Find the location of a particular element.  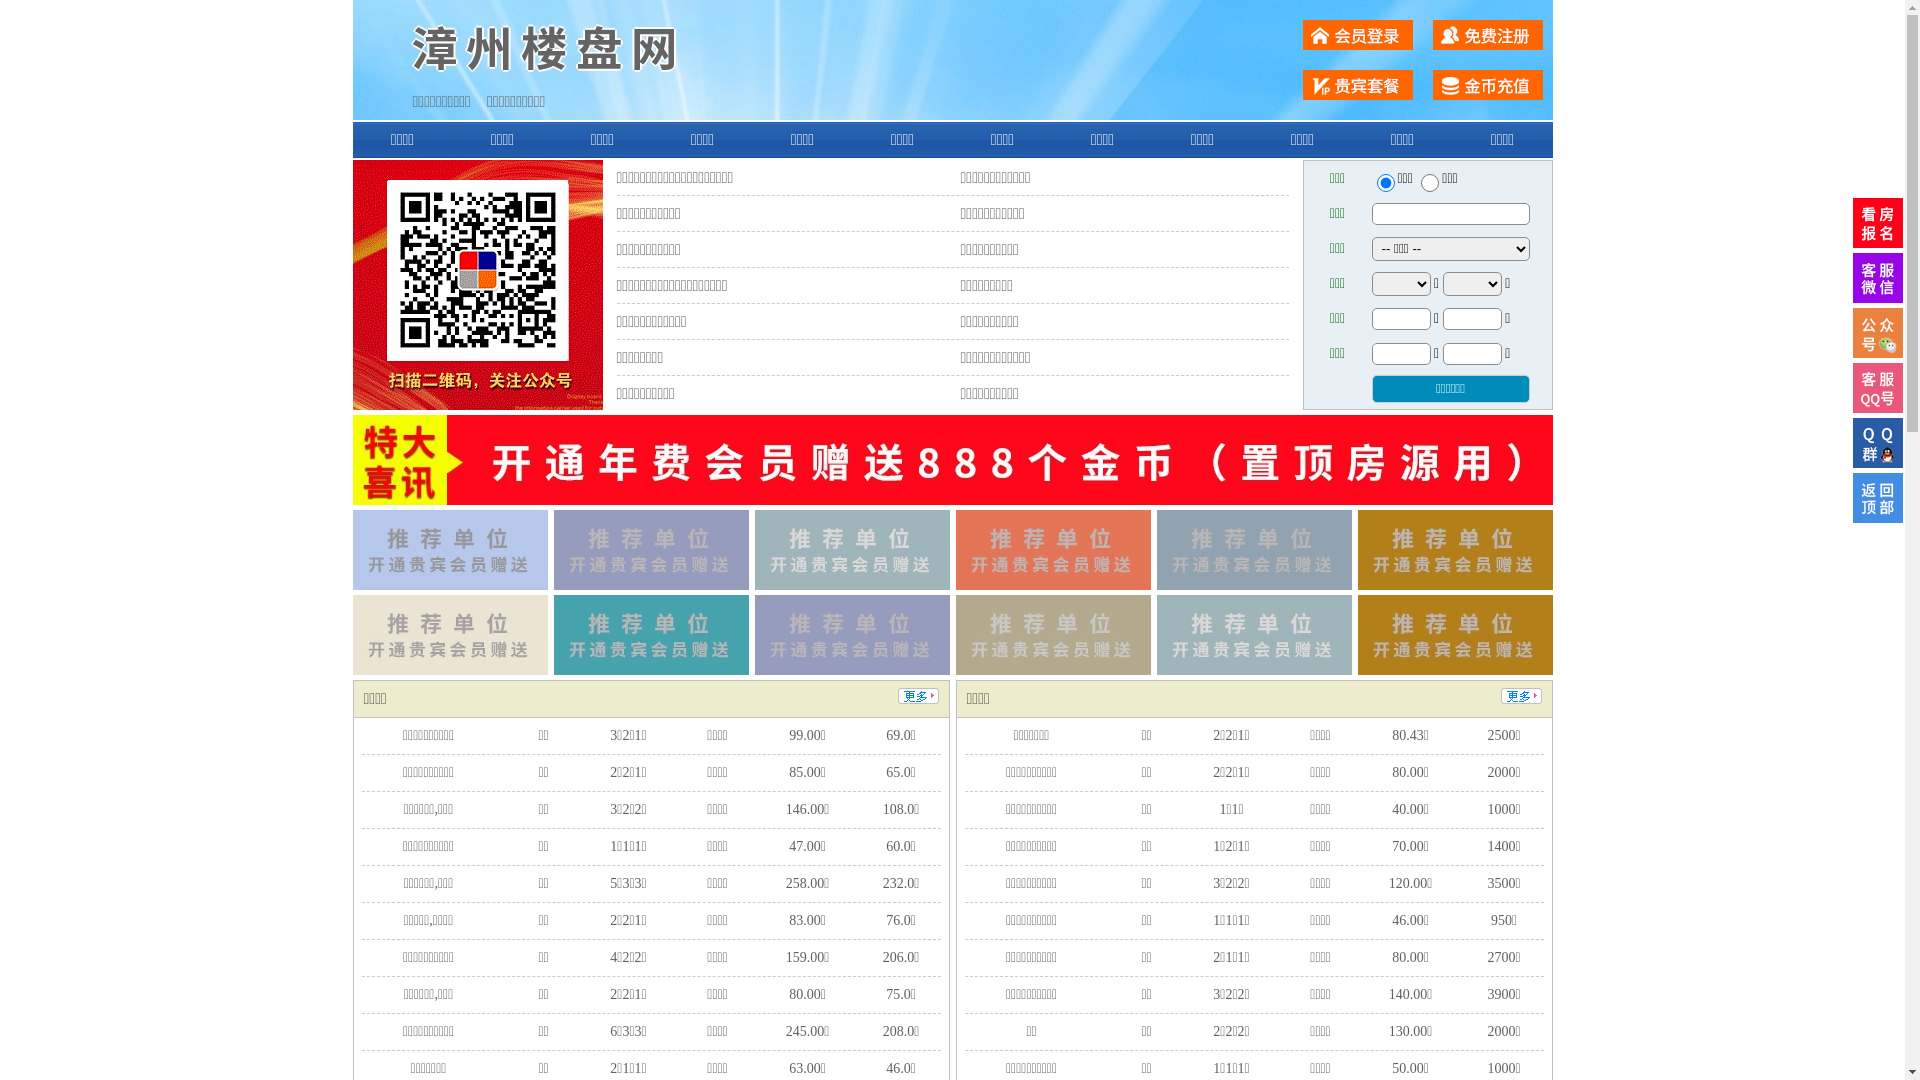

'ershou' is located at coordinates (1375, 182).